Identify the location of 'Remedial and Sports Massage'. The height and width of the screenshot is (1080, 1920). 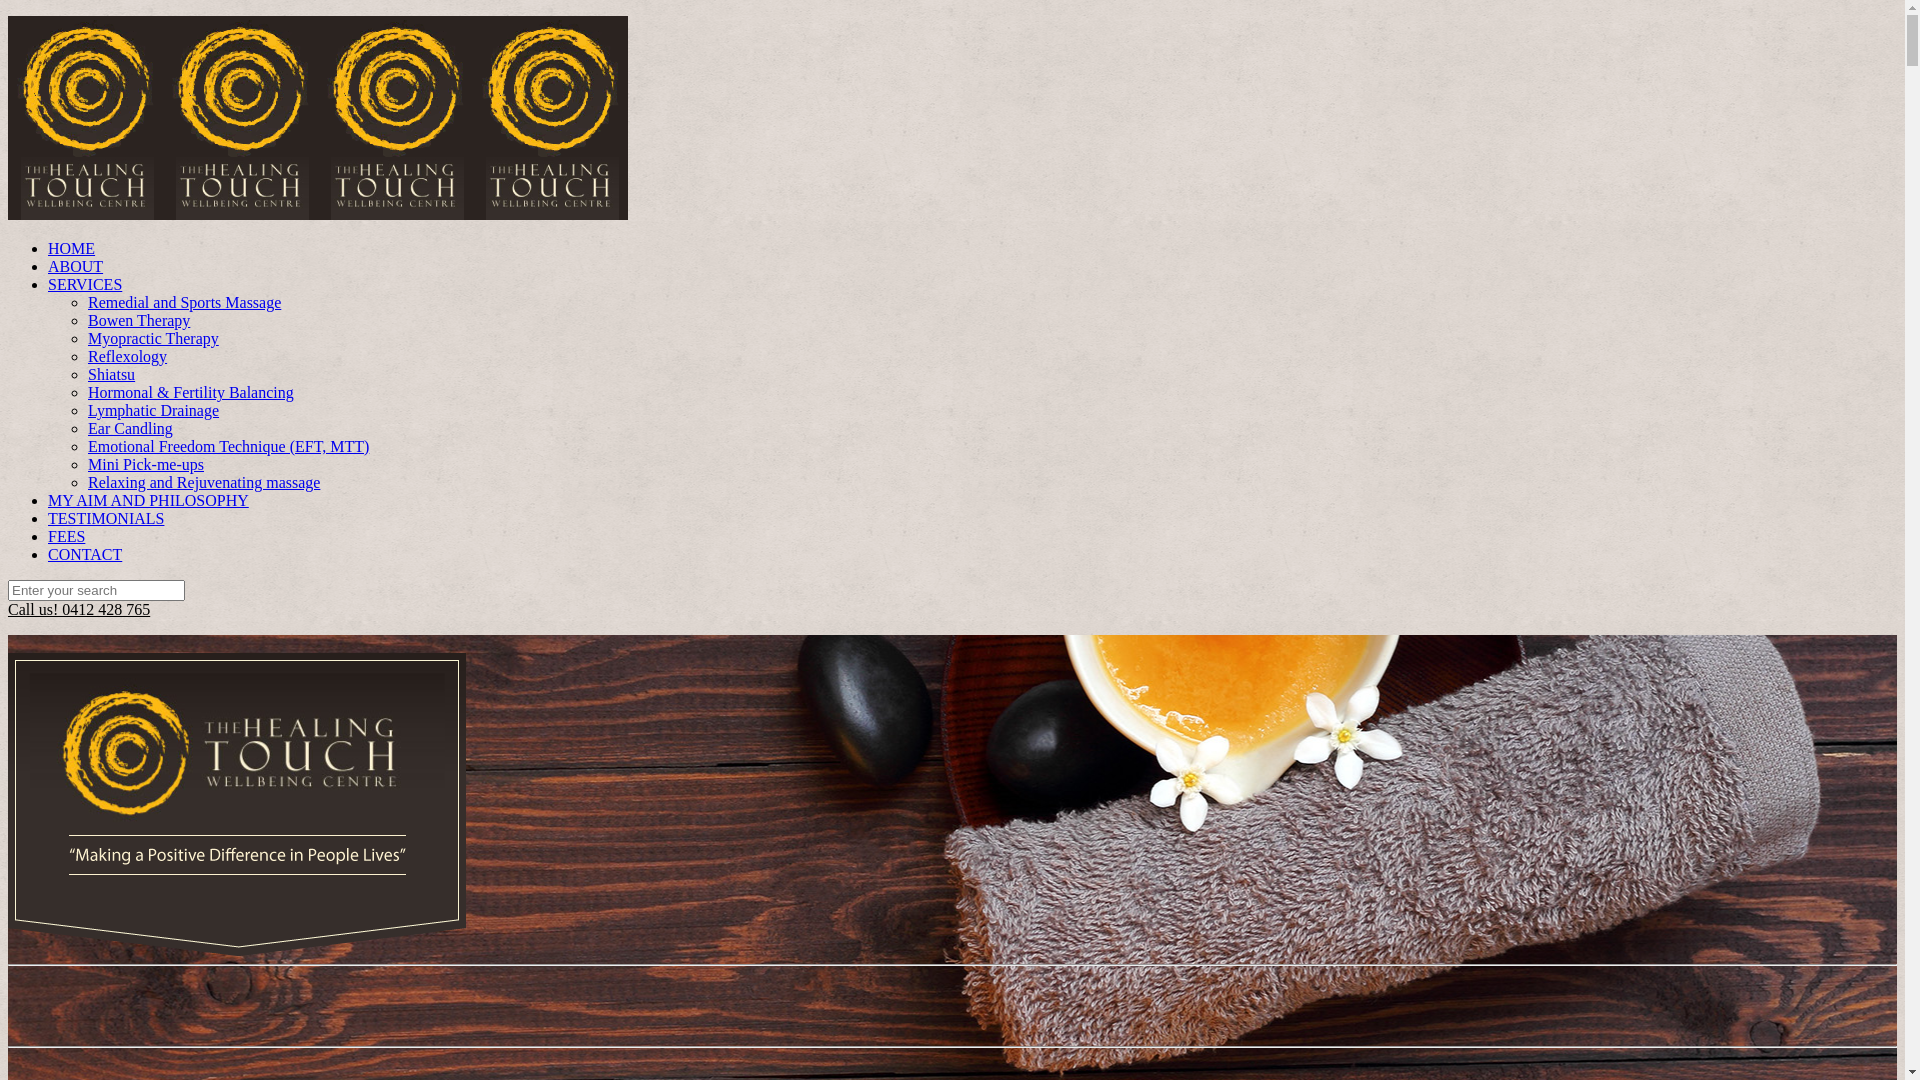
(184, 302).